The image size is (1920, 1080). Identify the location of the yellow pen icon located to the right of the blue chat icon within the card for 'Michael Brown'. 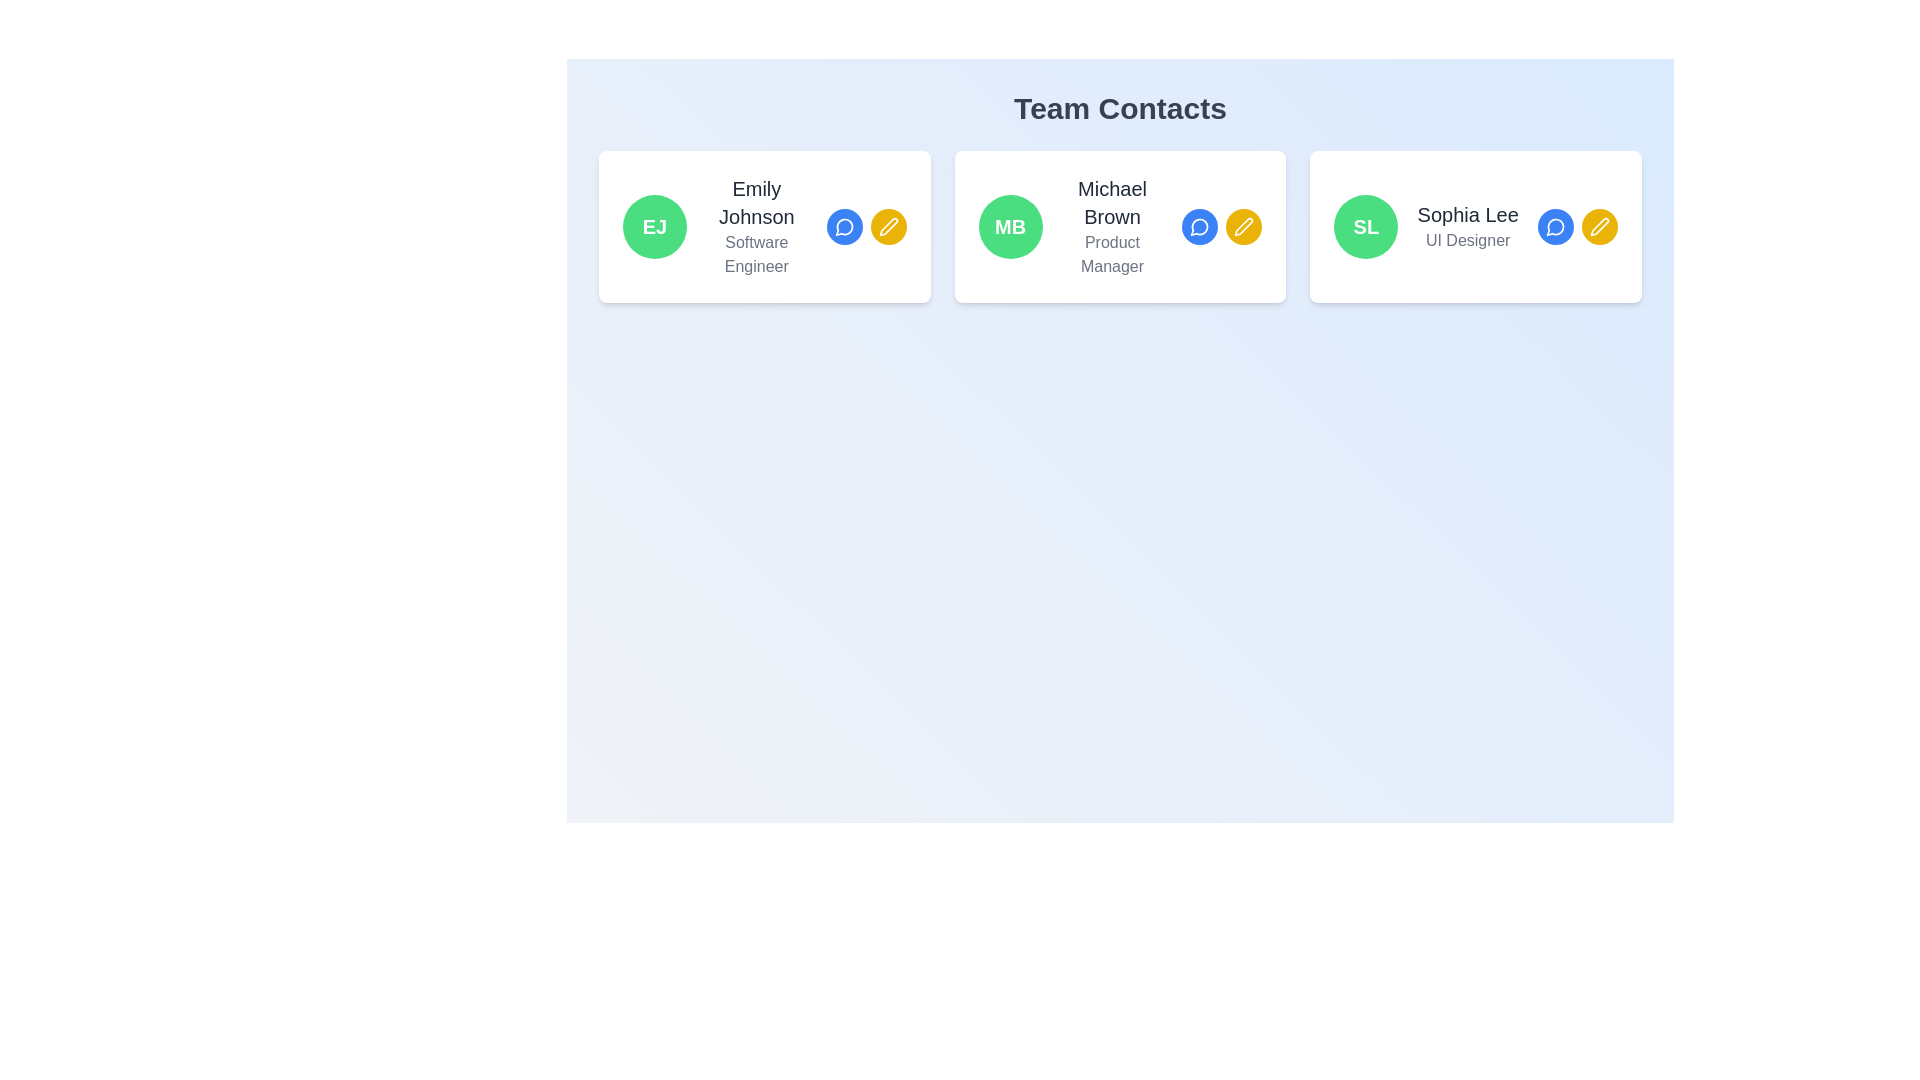
(887, 226).